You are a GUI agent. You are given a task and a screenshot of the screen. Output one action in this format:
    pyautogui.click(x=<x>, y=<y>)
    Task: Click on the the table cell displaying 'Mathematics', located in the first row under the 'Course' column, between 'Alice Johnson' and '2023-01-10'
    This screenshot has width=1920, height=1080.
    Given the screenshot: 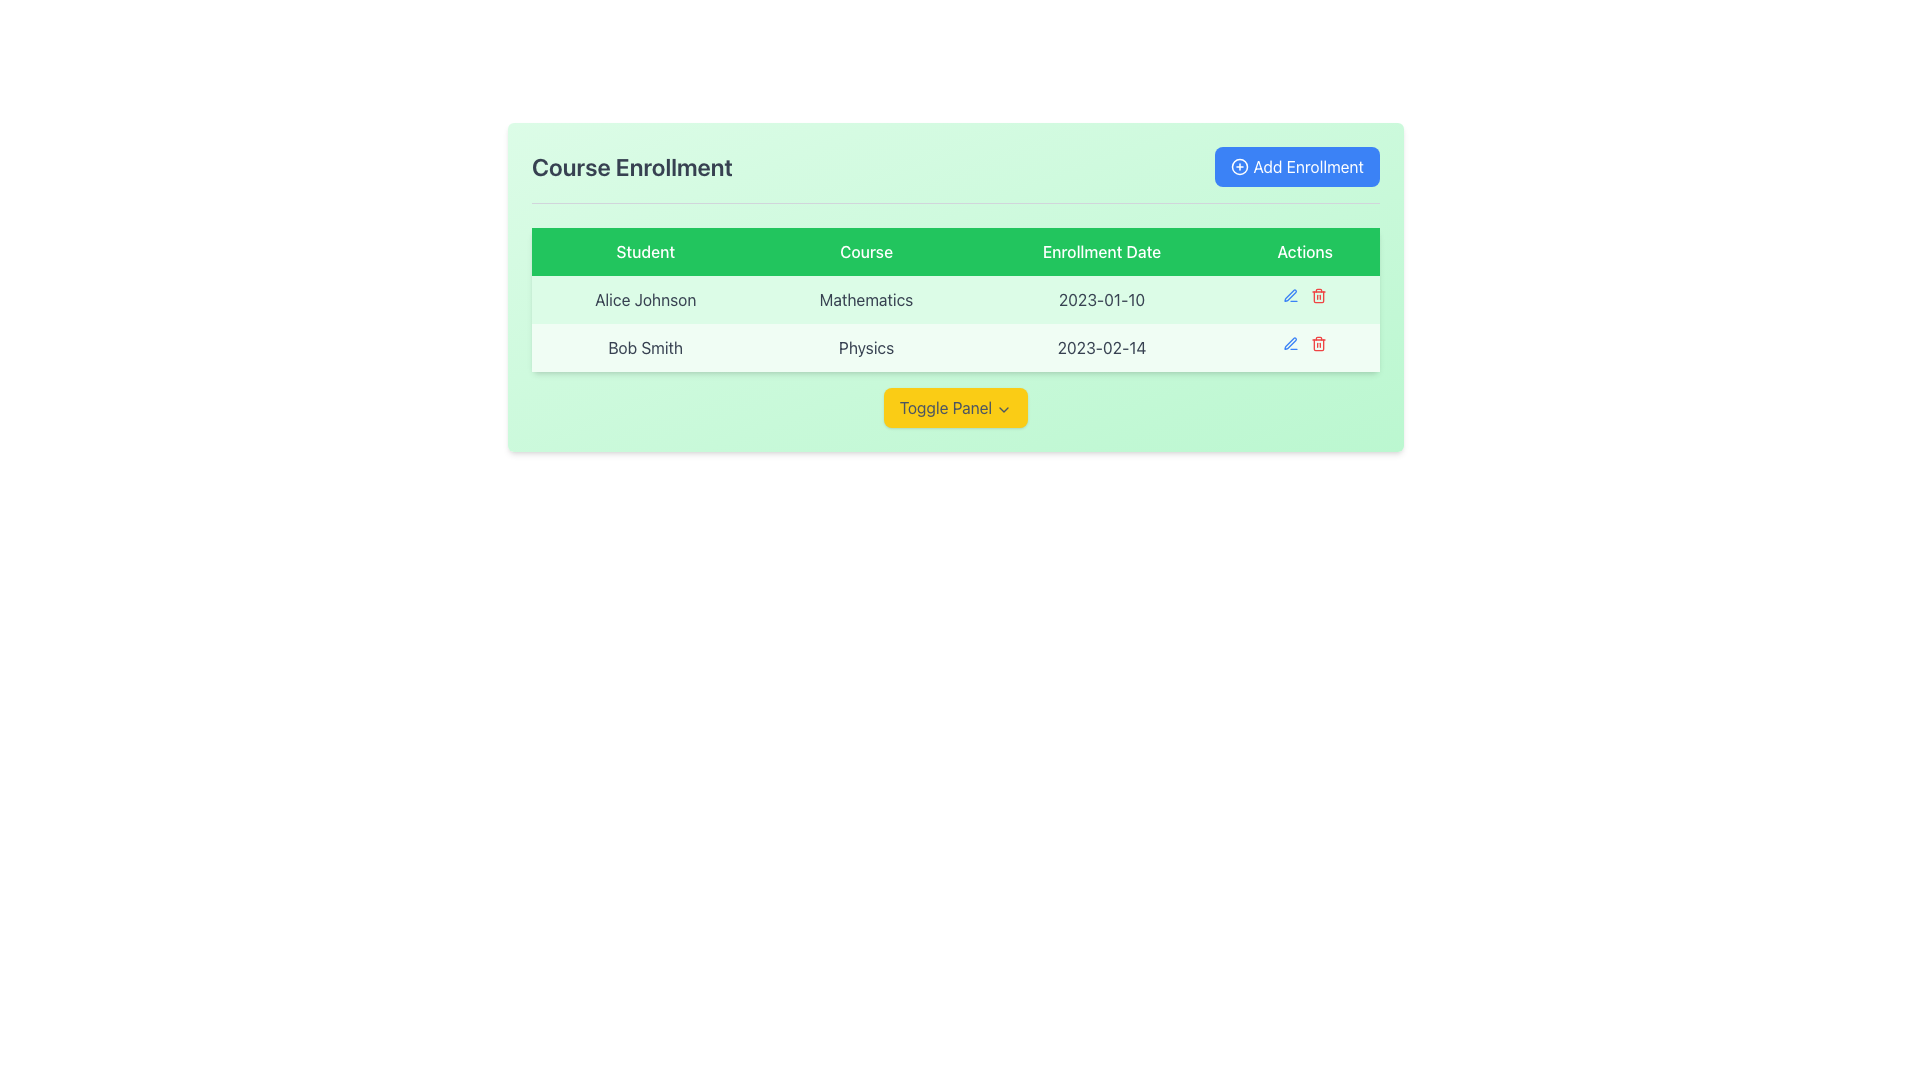 What is the action you would take?
    pyautogui.click(x=954, y=300)
    